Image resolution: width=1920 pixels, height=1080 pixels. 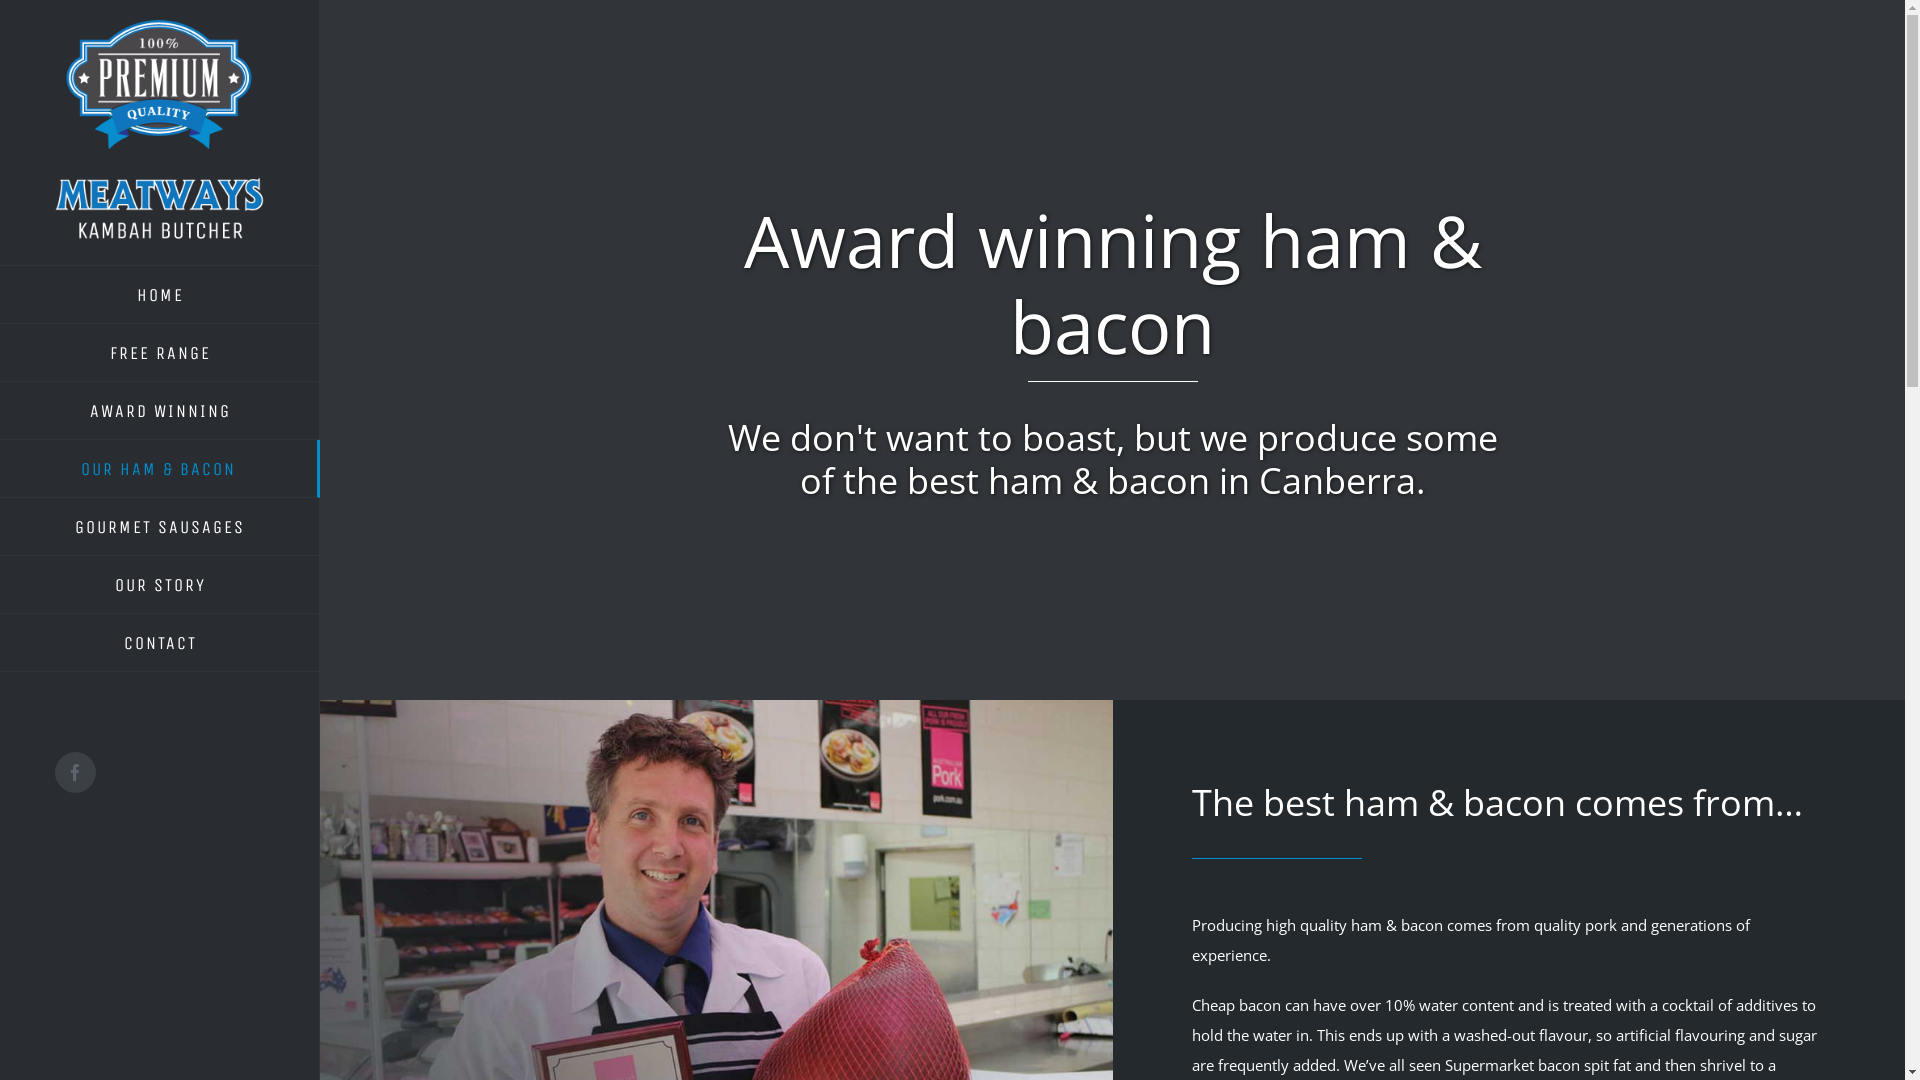 What do you see at coordinates (158, 585) in the screenshot?
I see `'OUR STORY'` at bounding box center [158, 585].